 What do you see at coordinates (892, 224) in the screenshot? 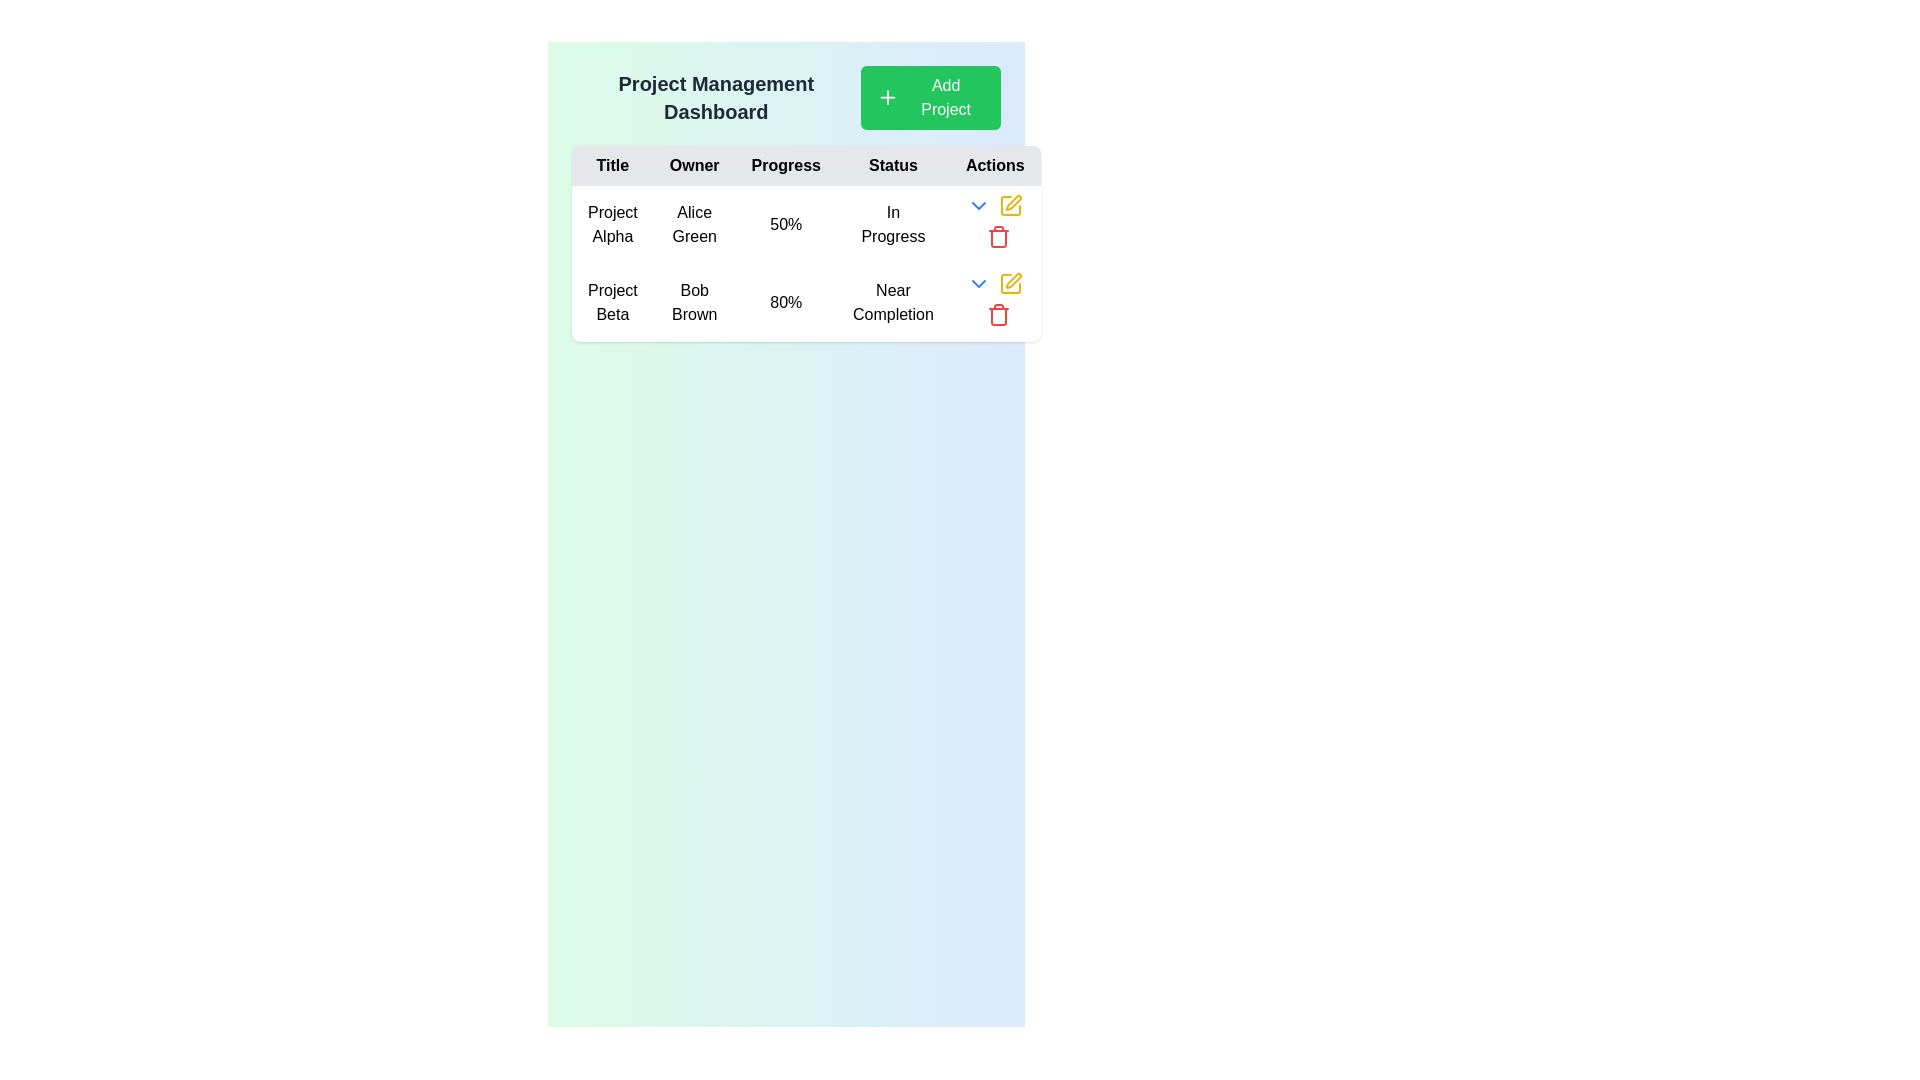
I see `the static text label displaying the status of 'Project Alpha' located in the 'Status' column of the table` at bounding box center [892, 224].